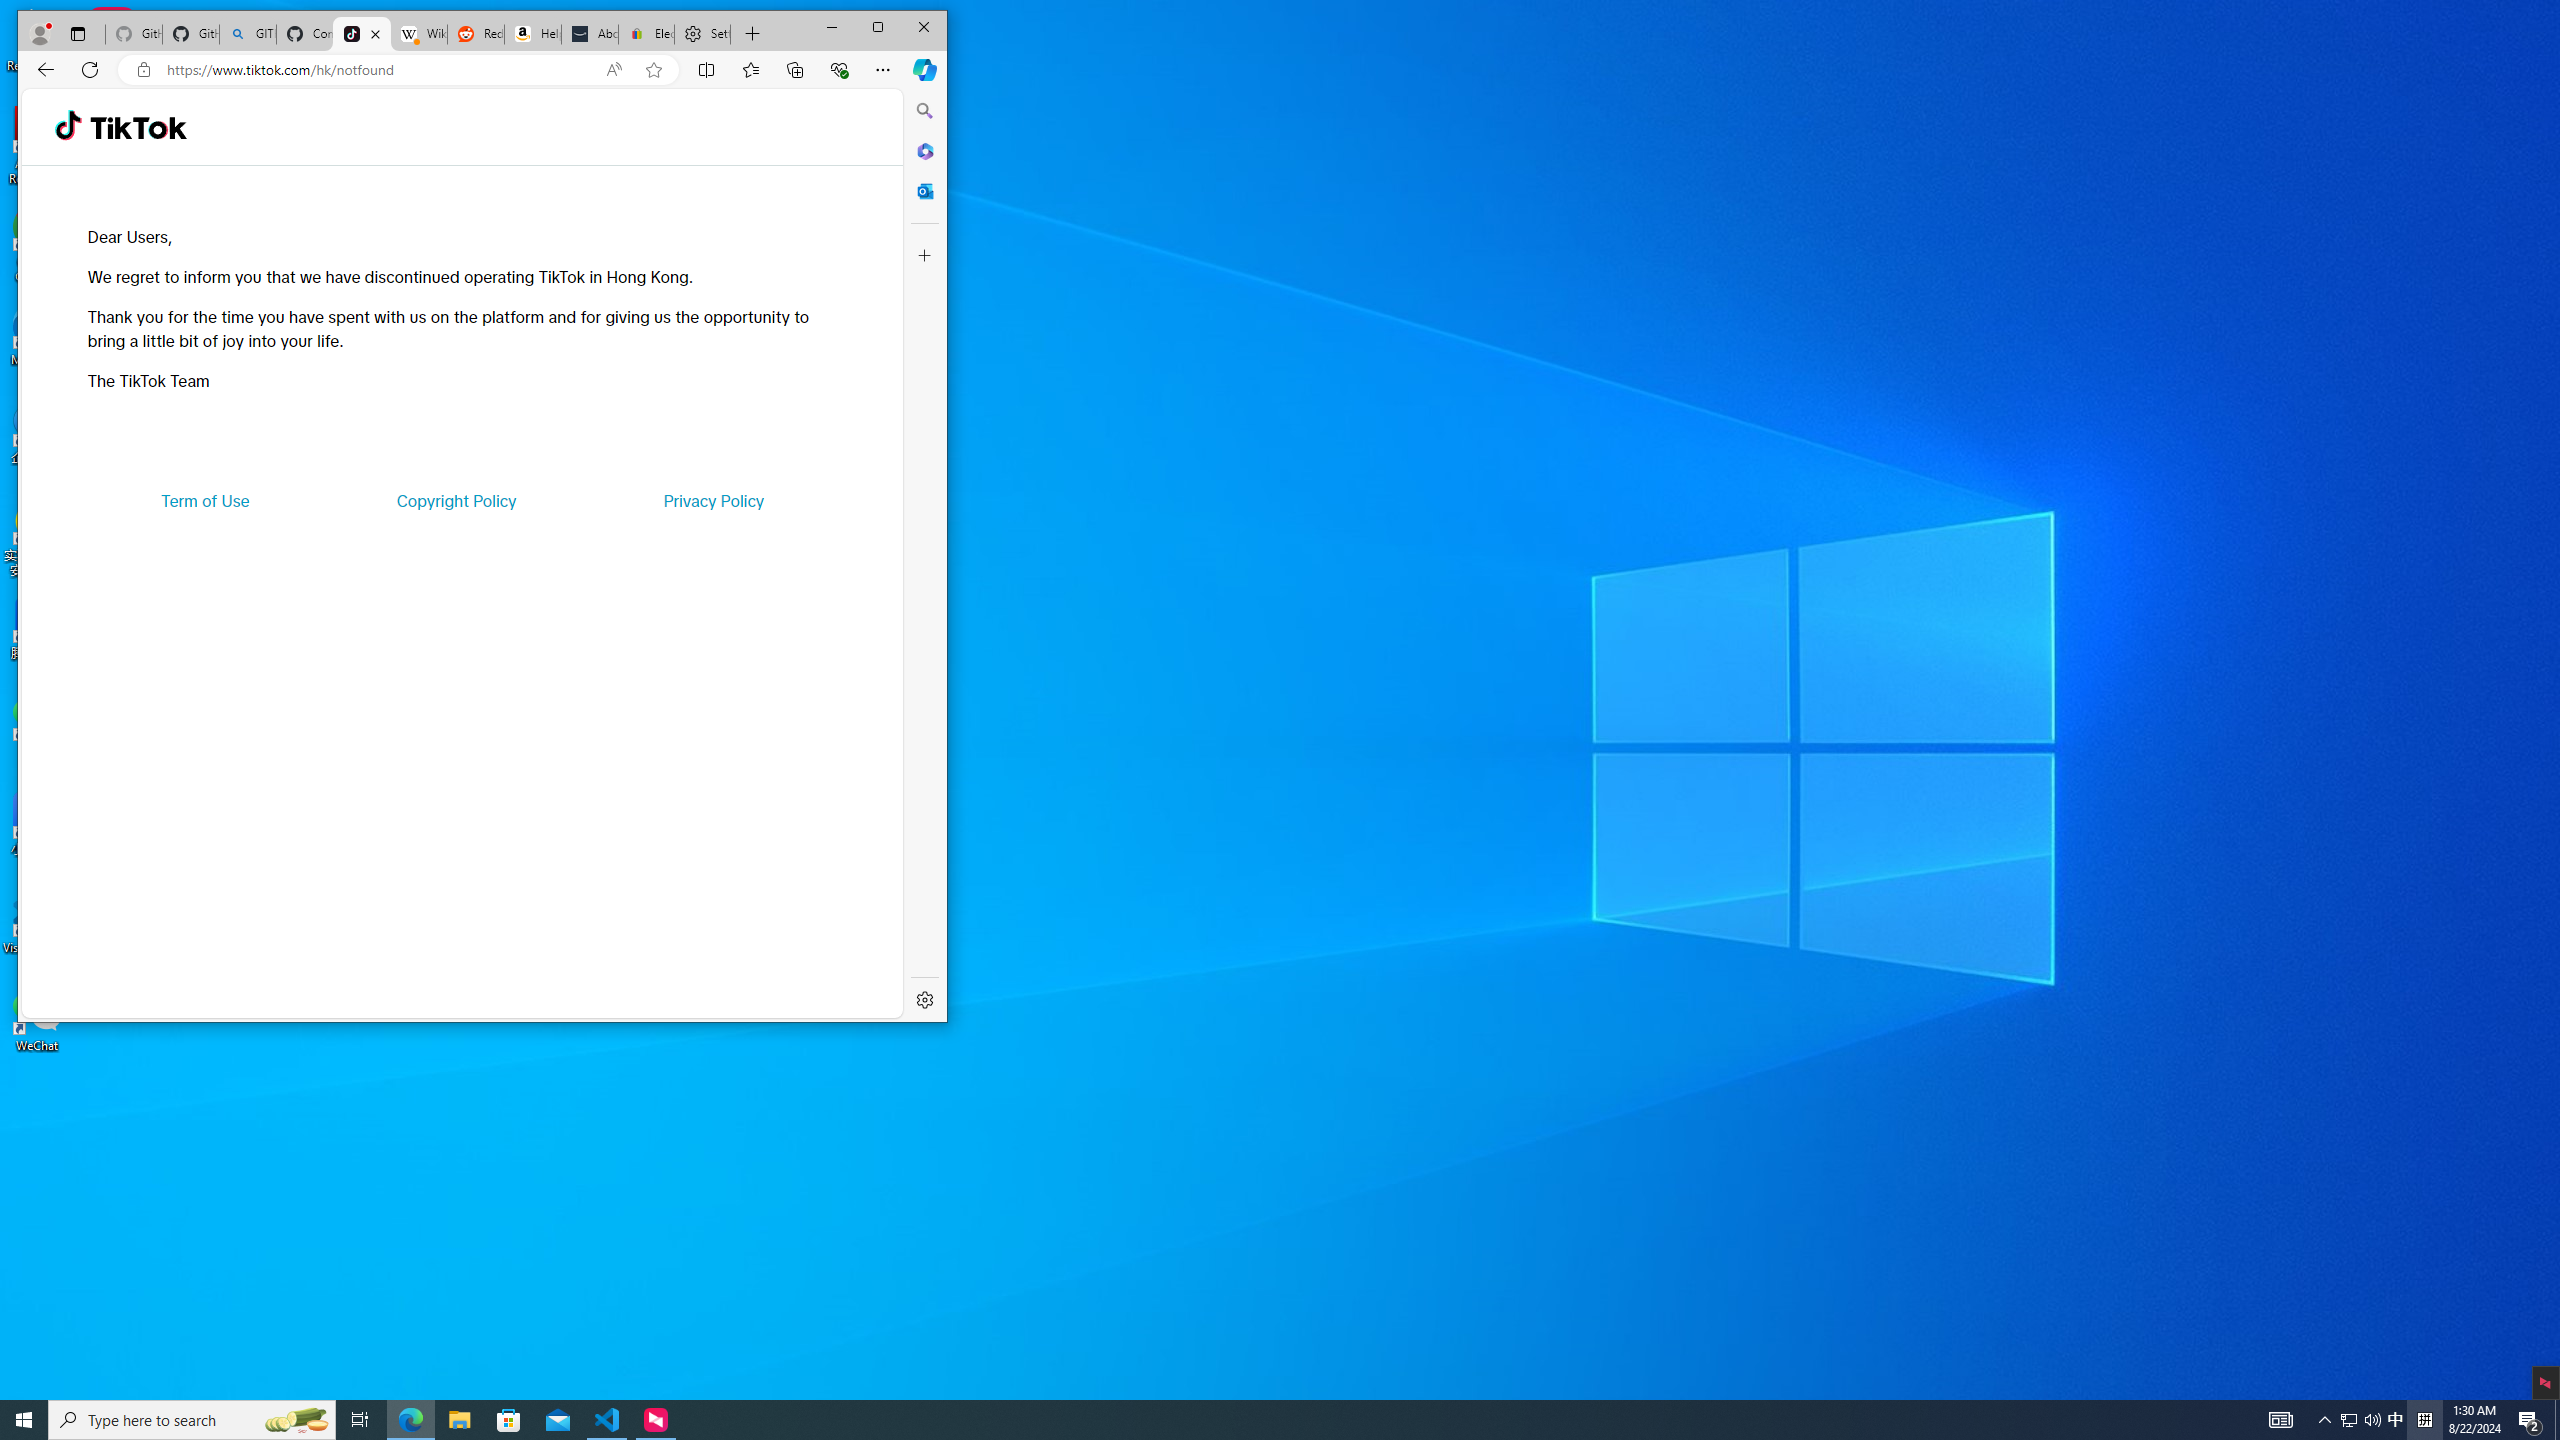 The width and height of the screenshot is (2560, 1440). Describe the element at coordinates (294, 1418) in the screenshot. I see `'Search highlights icon opens search home window'` at that location.